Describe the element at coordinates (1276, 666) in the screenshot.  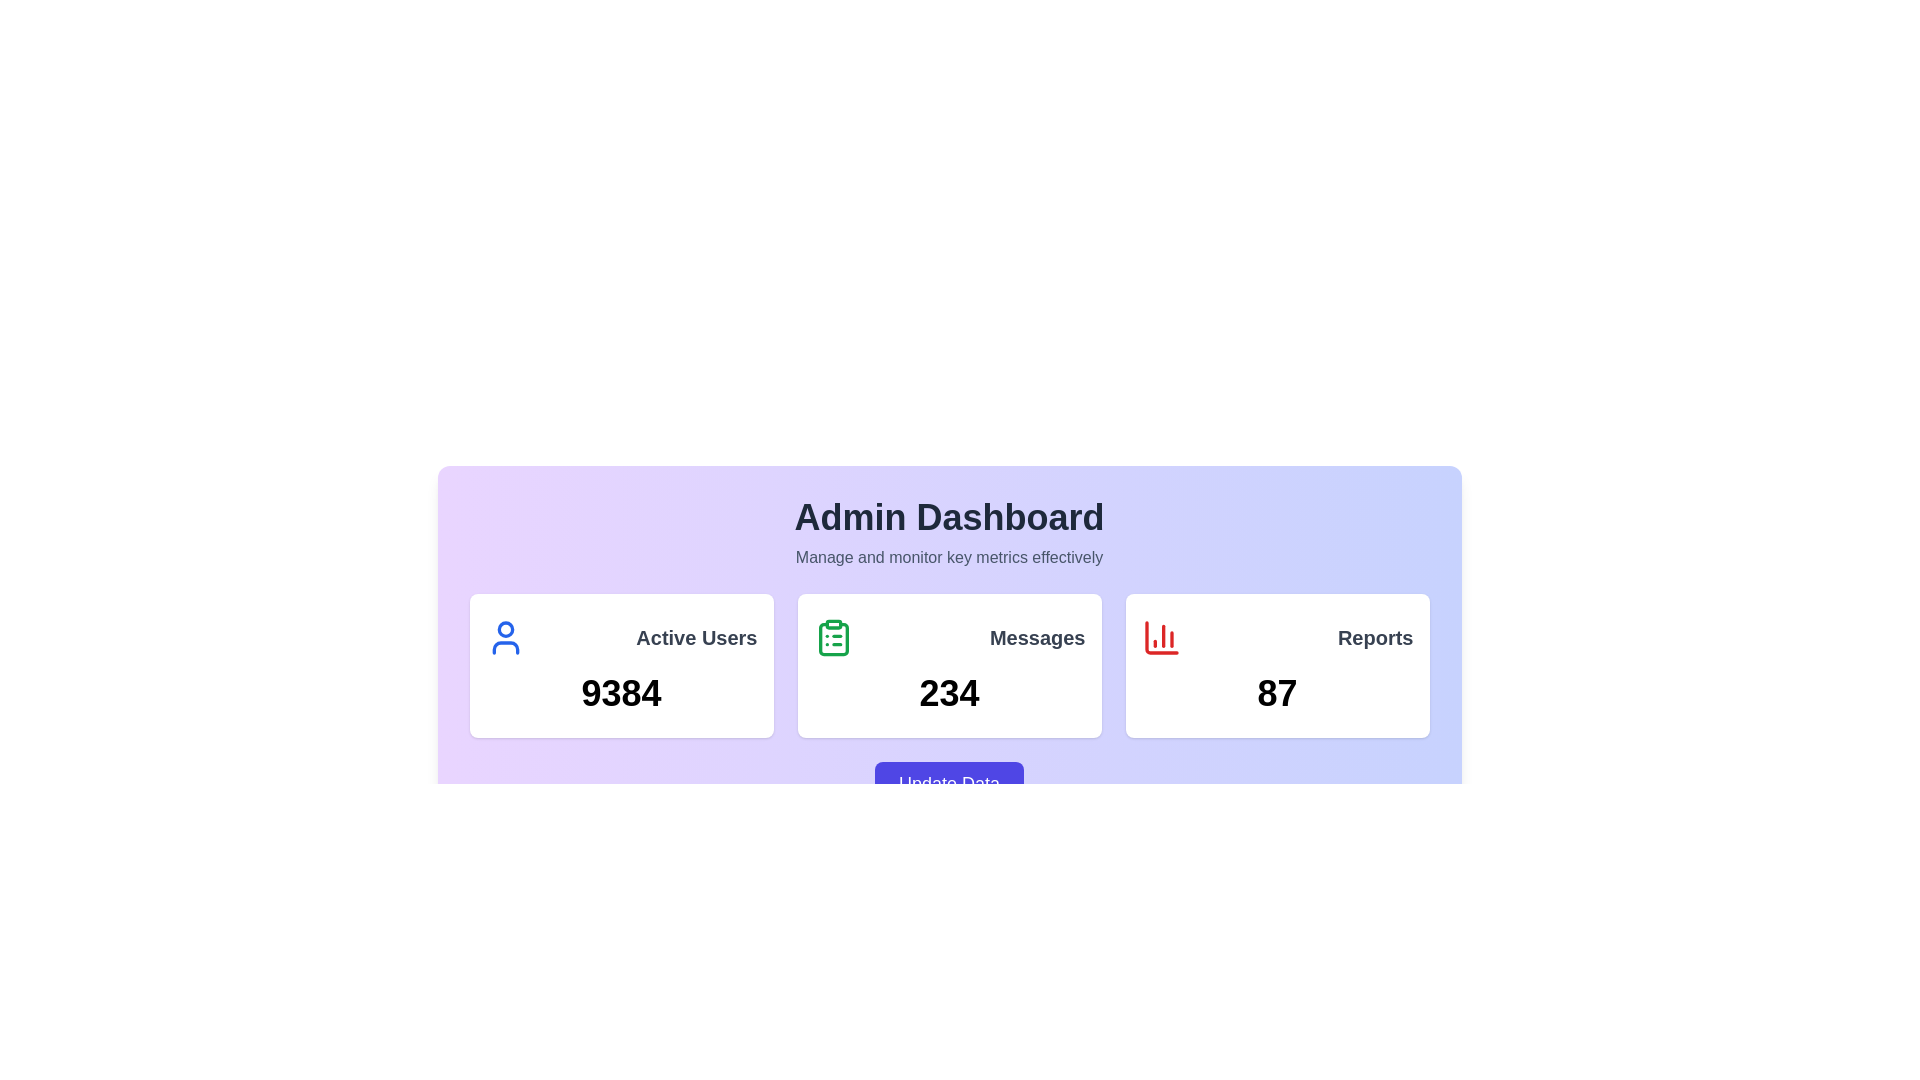
I see `the Information card displaying 'Reports' with a large numeral '87' centered, located as the third card in the grid layout beneath 'Admin Dashboard'` at that location.